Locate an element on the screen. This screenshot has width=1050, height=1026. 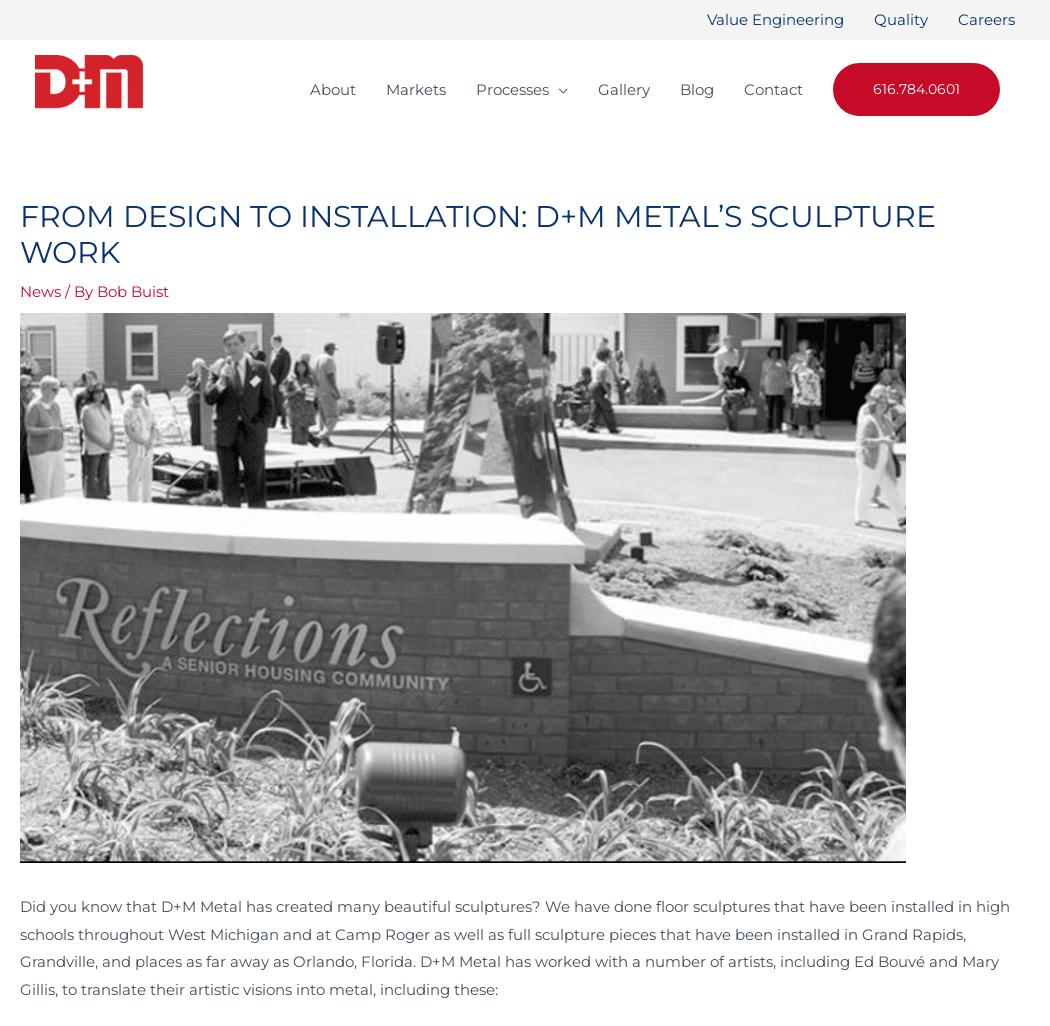
'Quality' is located at coordinates (901, 19).